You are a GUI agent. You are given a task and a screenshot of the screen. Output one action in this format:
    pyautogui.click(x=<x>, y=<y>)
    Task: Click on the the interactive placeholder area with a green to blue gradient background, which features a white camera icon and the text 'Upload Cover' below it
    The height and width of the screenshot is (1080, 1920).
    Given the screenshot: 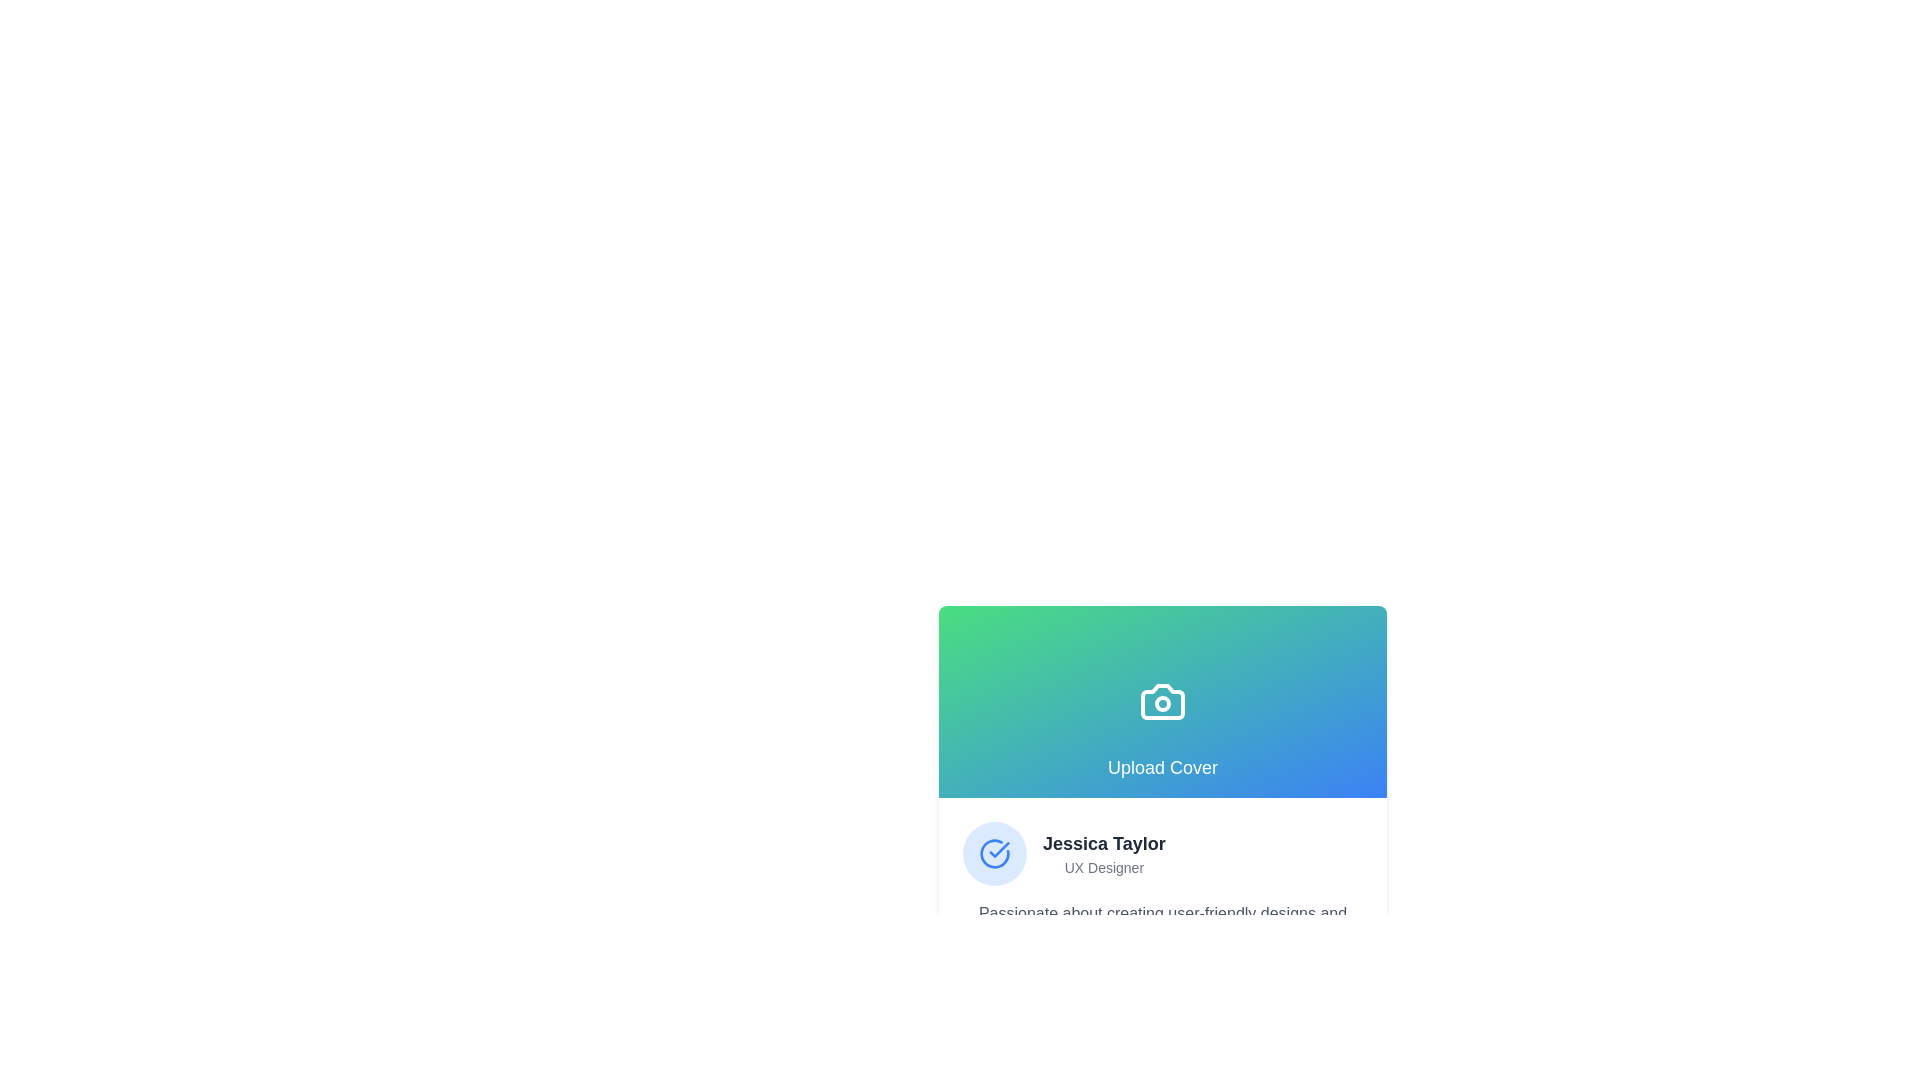 What is the action you would take?
    pyautogui.click(x=1162, y=701)
    